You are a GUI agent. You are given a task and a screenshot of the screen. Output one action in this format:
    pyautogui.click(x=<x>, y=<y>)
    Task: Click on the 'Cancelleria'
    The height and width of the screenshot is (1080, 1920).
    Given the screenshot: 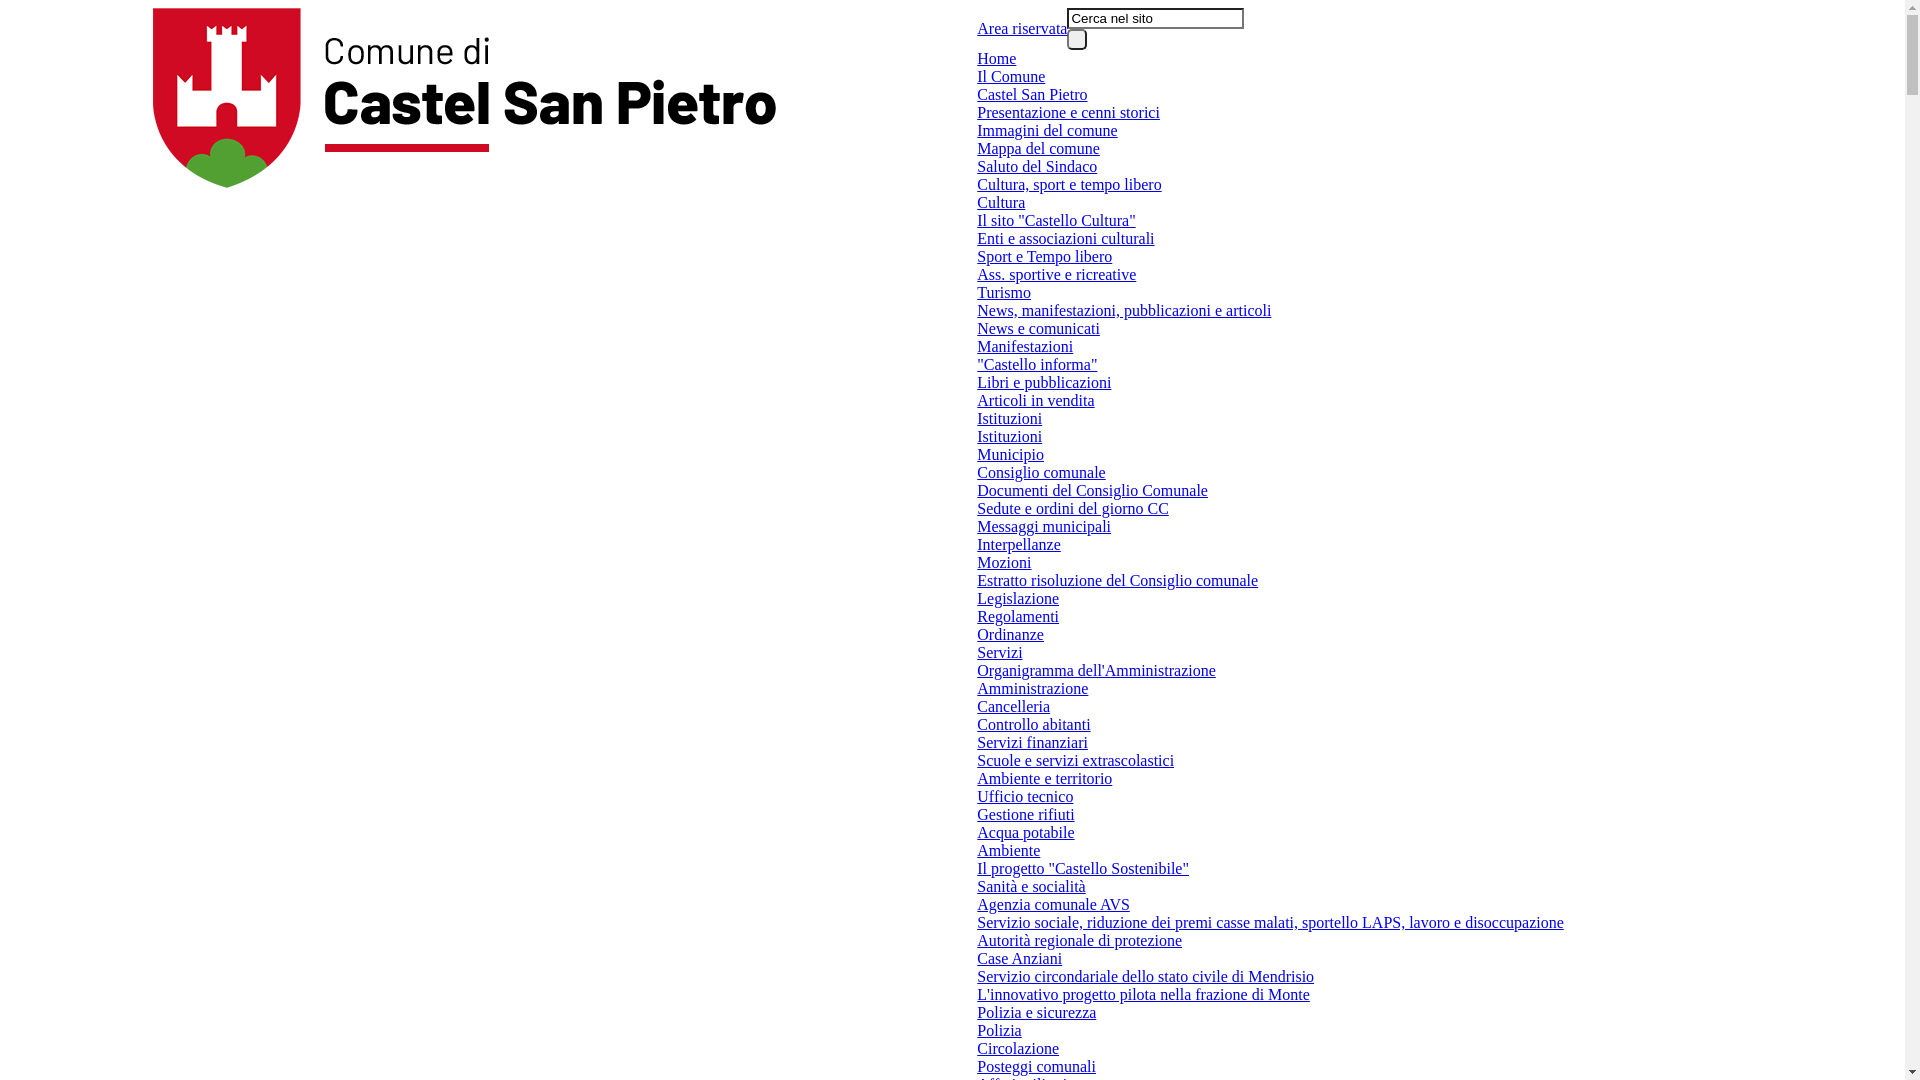 What is the action you would take?
    pyautogui.click(x=1013, y=705)
    